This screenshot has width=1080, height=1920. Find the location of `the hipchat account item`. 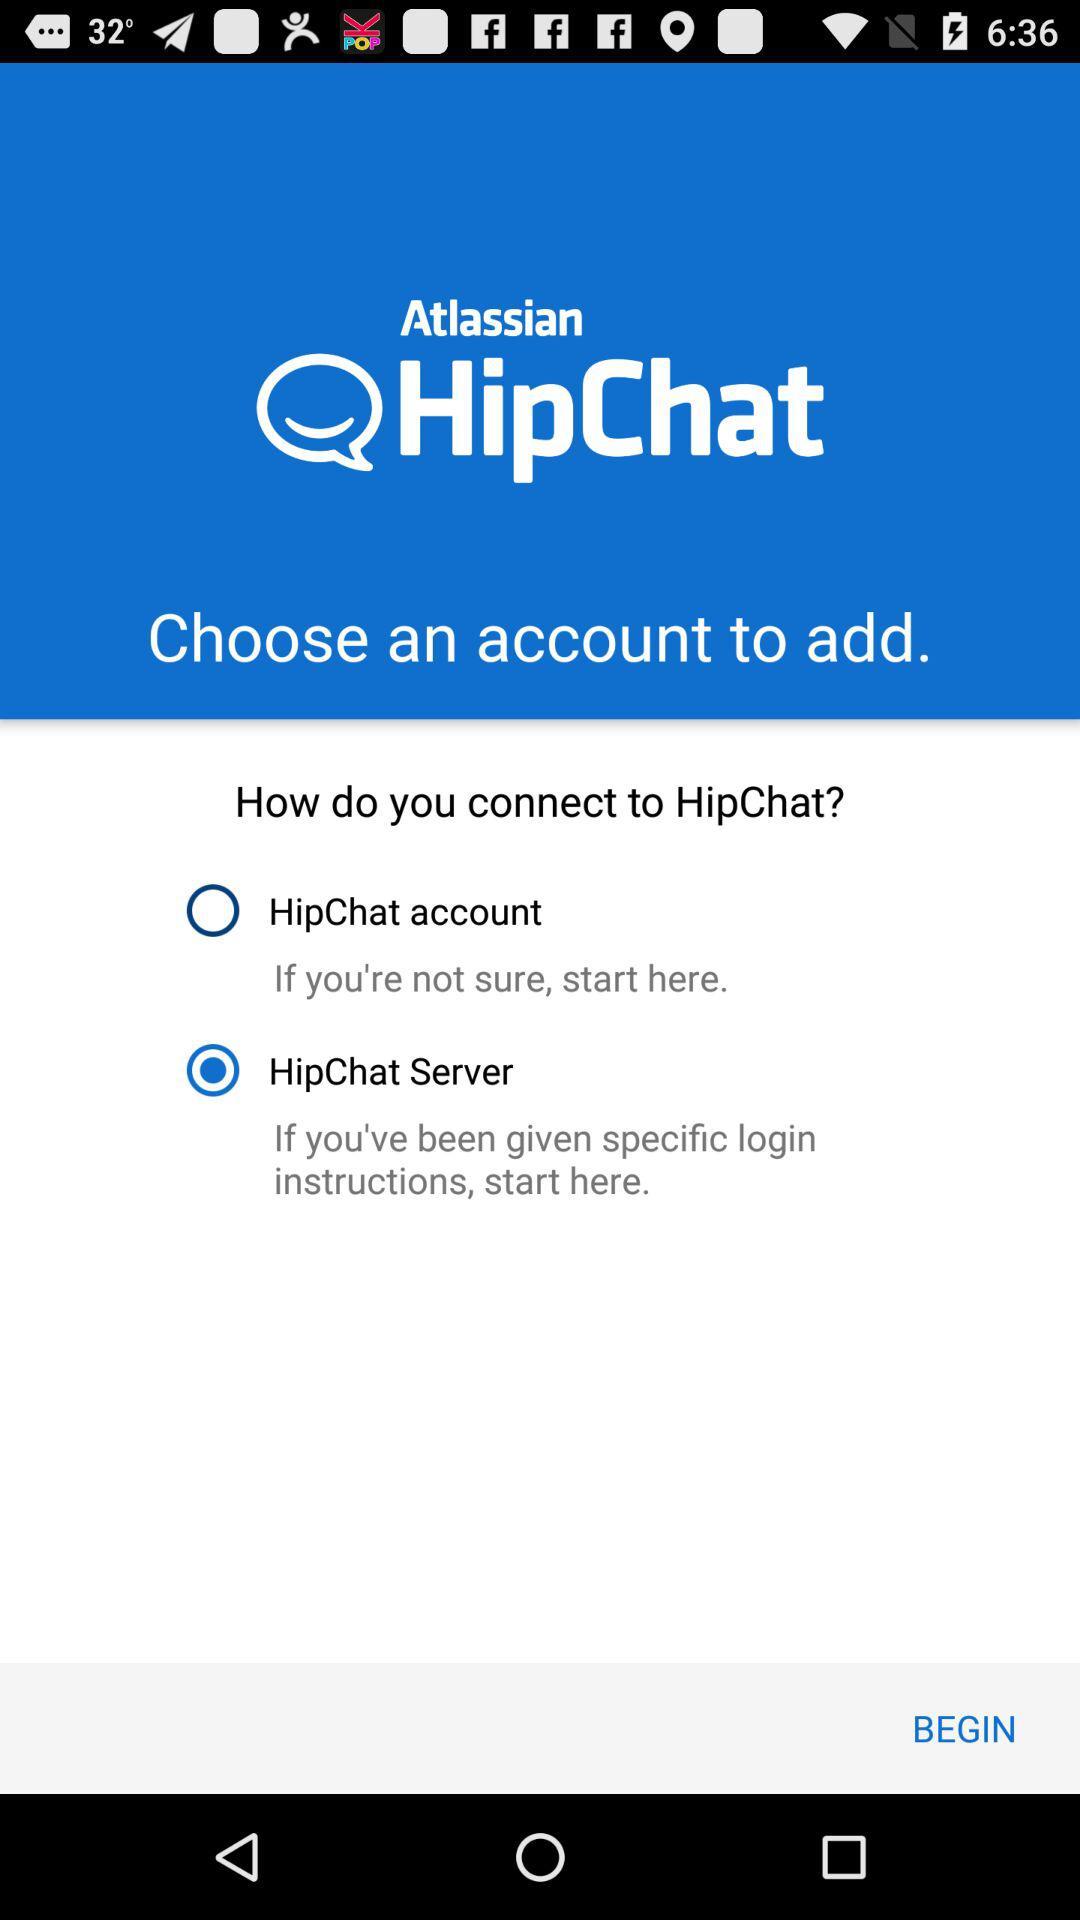

the hipchat account item is located at coordinates (363, 909).